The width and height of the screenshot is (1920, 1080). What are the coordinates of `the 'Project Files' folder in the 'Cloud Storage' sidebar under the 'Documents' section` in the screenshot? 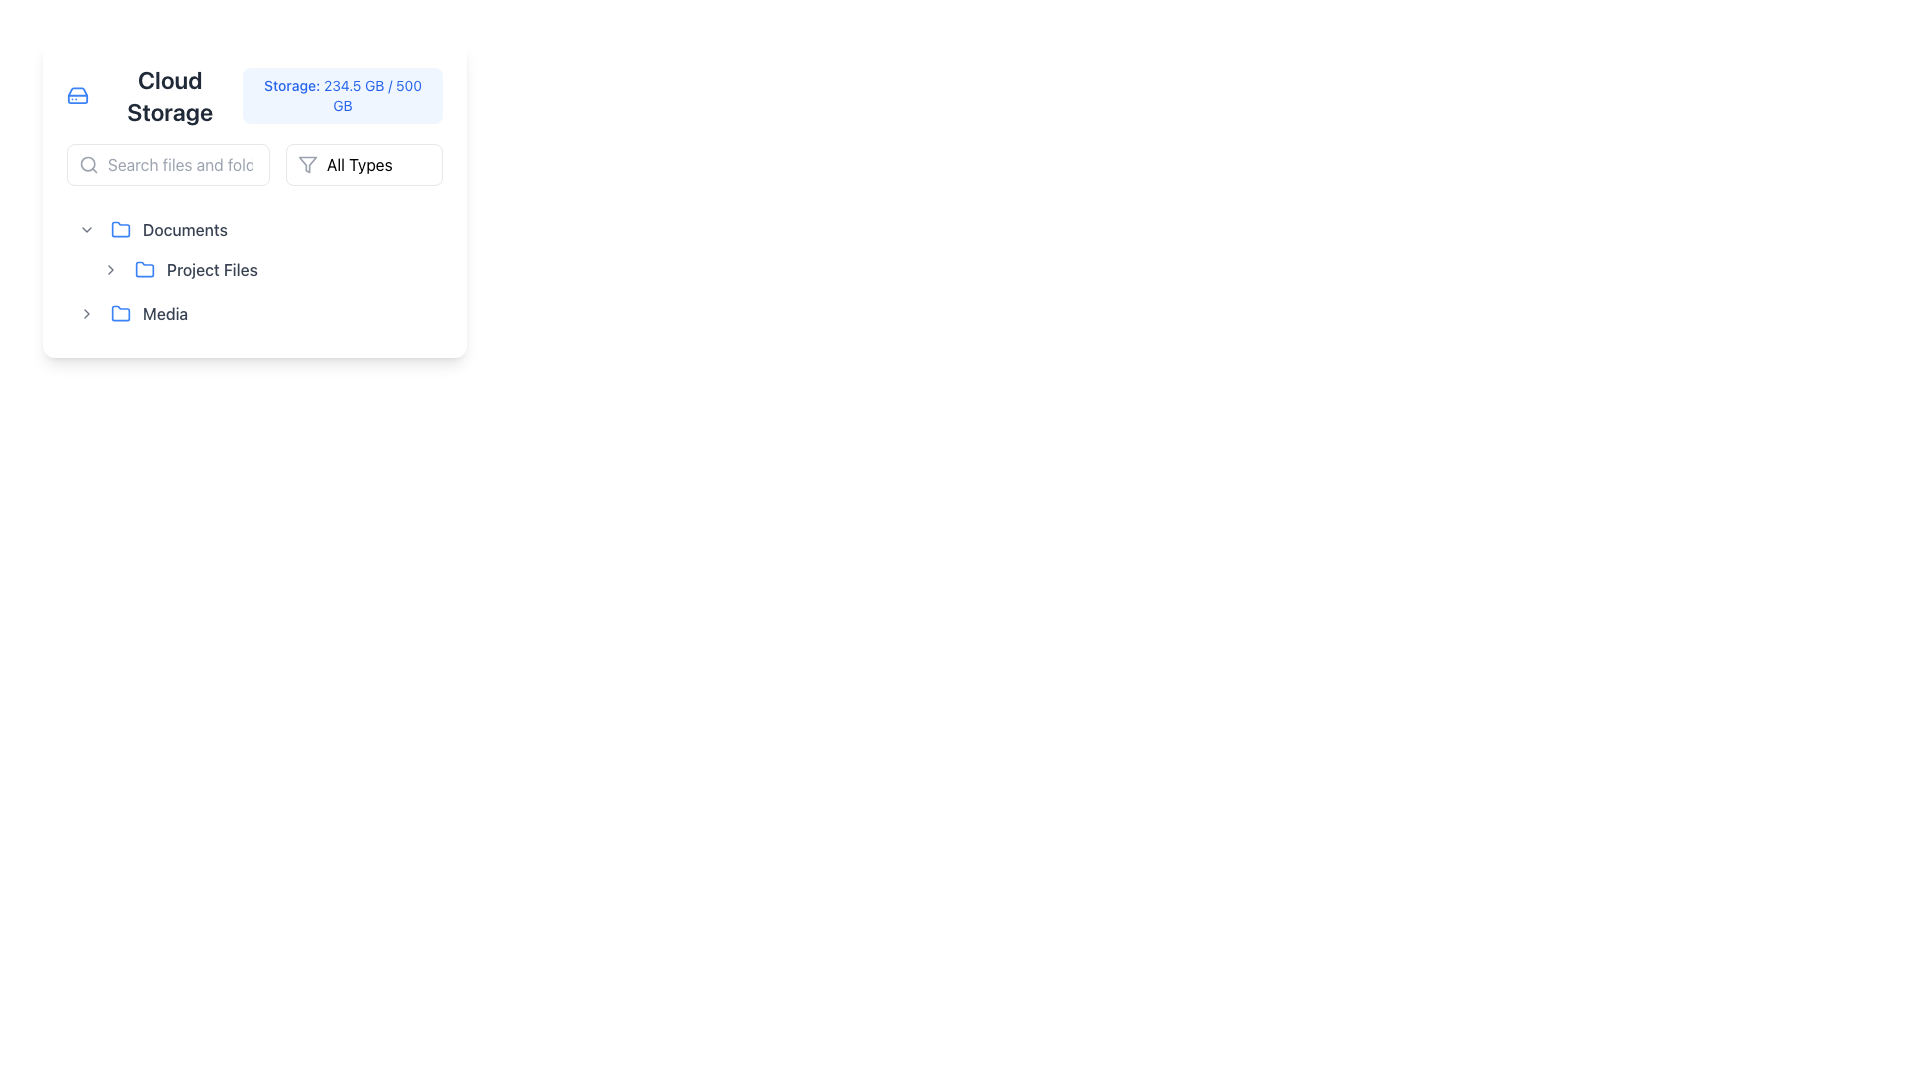 It's located at (266, 270).